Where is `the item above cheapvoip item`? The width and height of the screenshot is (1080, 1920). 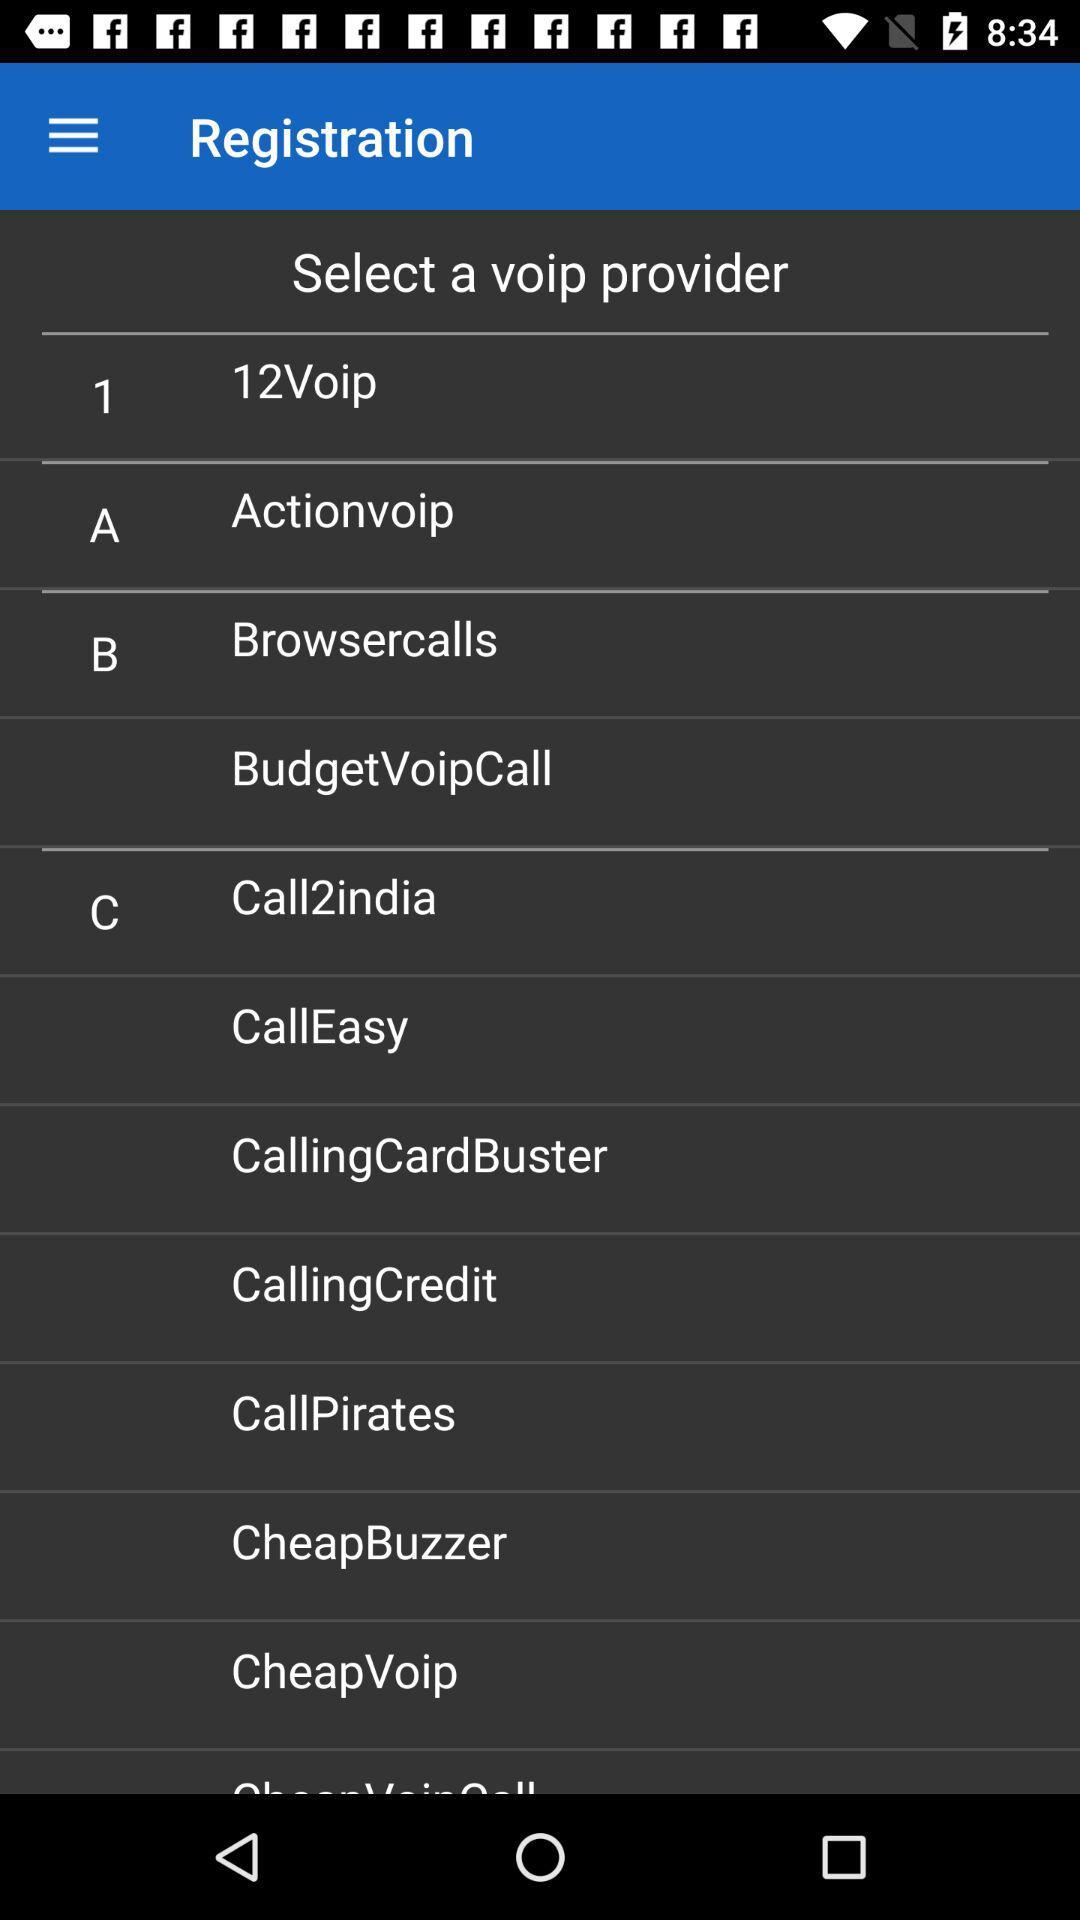
the item above cheapvoip item is located at coordinates (376, 1539).